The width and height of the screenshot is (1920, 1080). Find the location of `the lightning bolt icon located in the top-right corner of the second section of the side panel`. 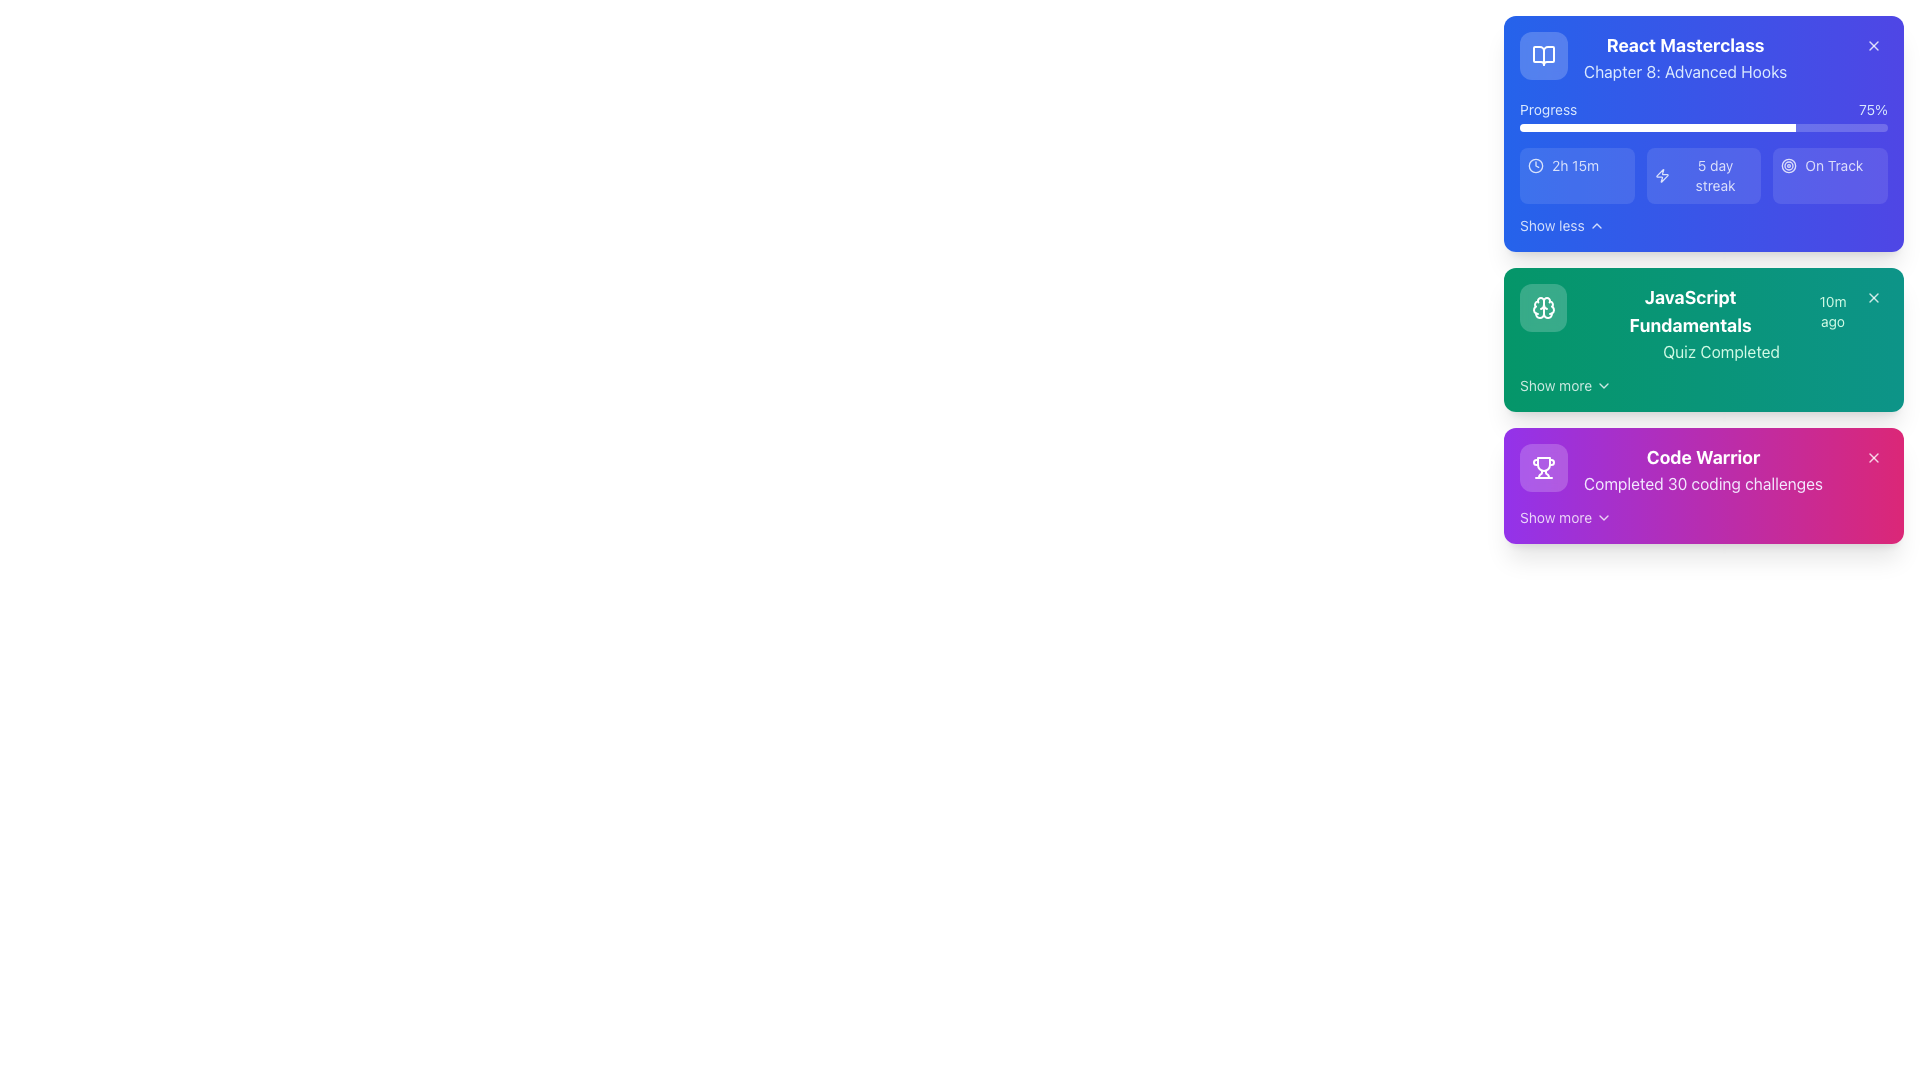

the lightning bolt icon located in the top-right corner of the second section of the side panel is located at coordinates (1662, 175).